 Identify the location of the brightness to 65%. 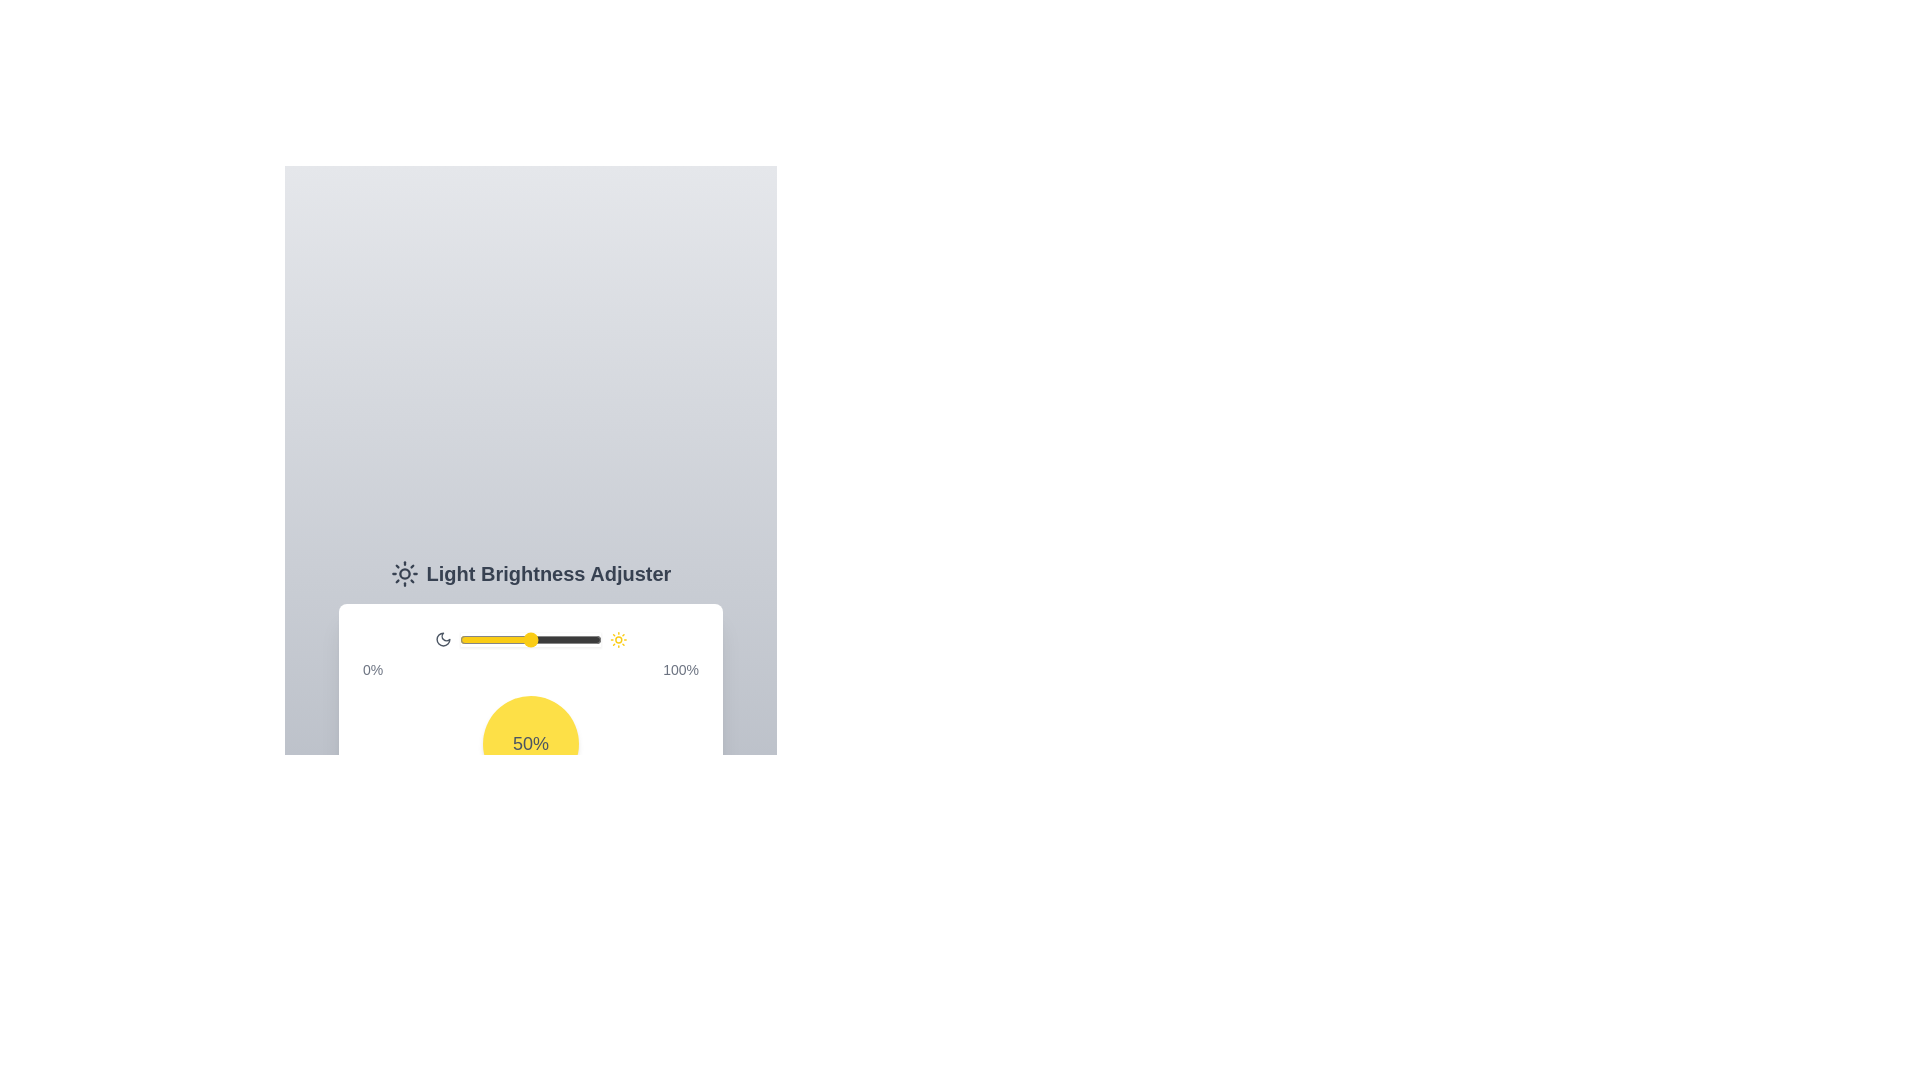
(552, 640).